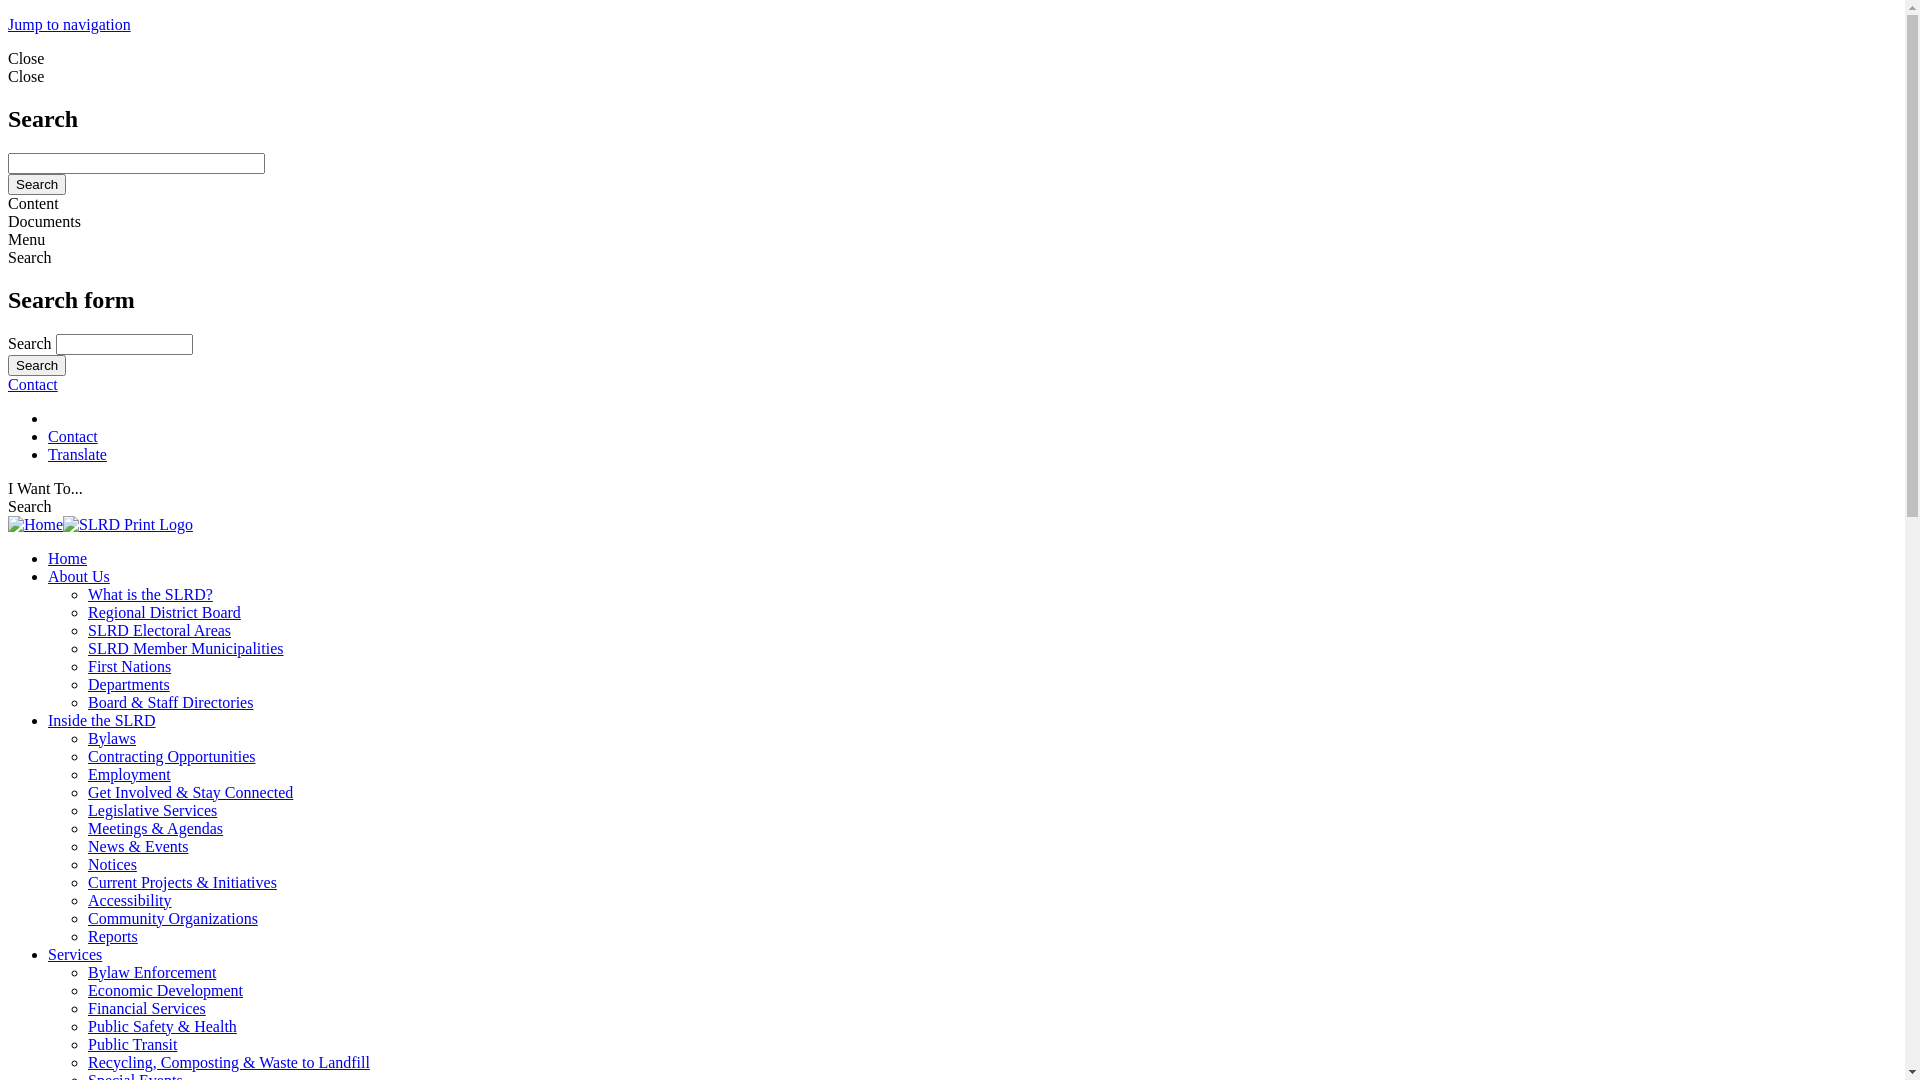 The image size is (1920, 1080). Describe the element at coordinates (165, 990) in the screenshot. I see `'Economic Development'` at that location.